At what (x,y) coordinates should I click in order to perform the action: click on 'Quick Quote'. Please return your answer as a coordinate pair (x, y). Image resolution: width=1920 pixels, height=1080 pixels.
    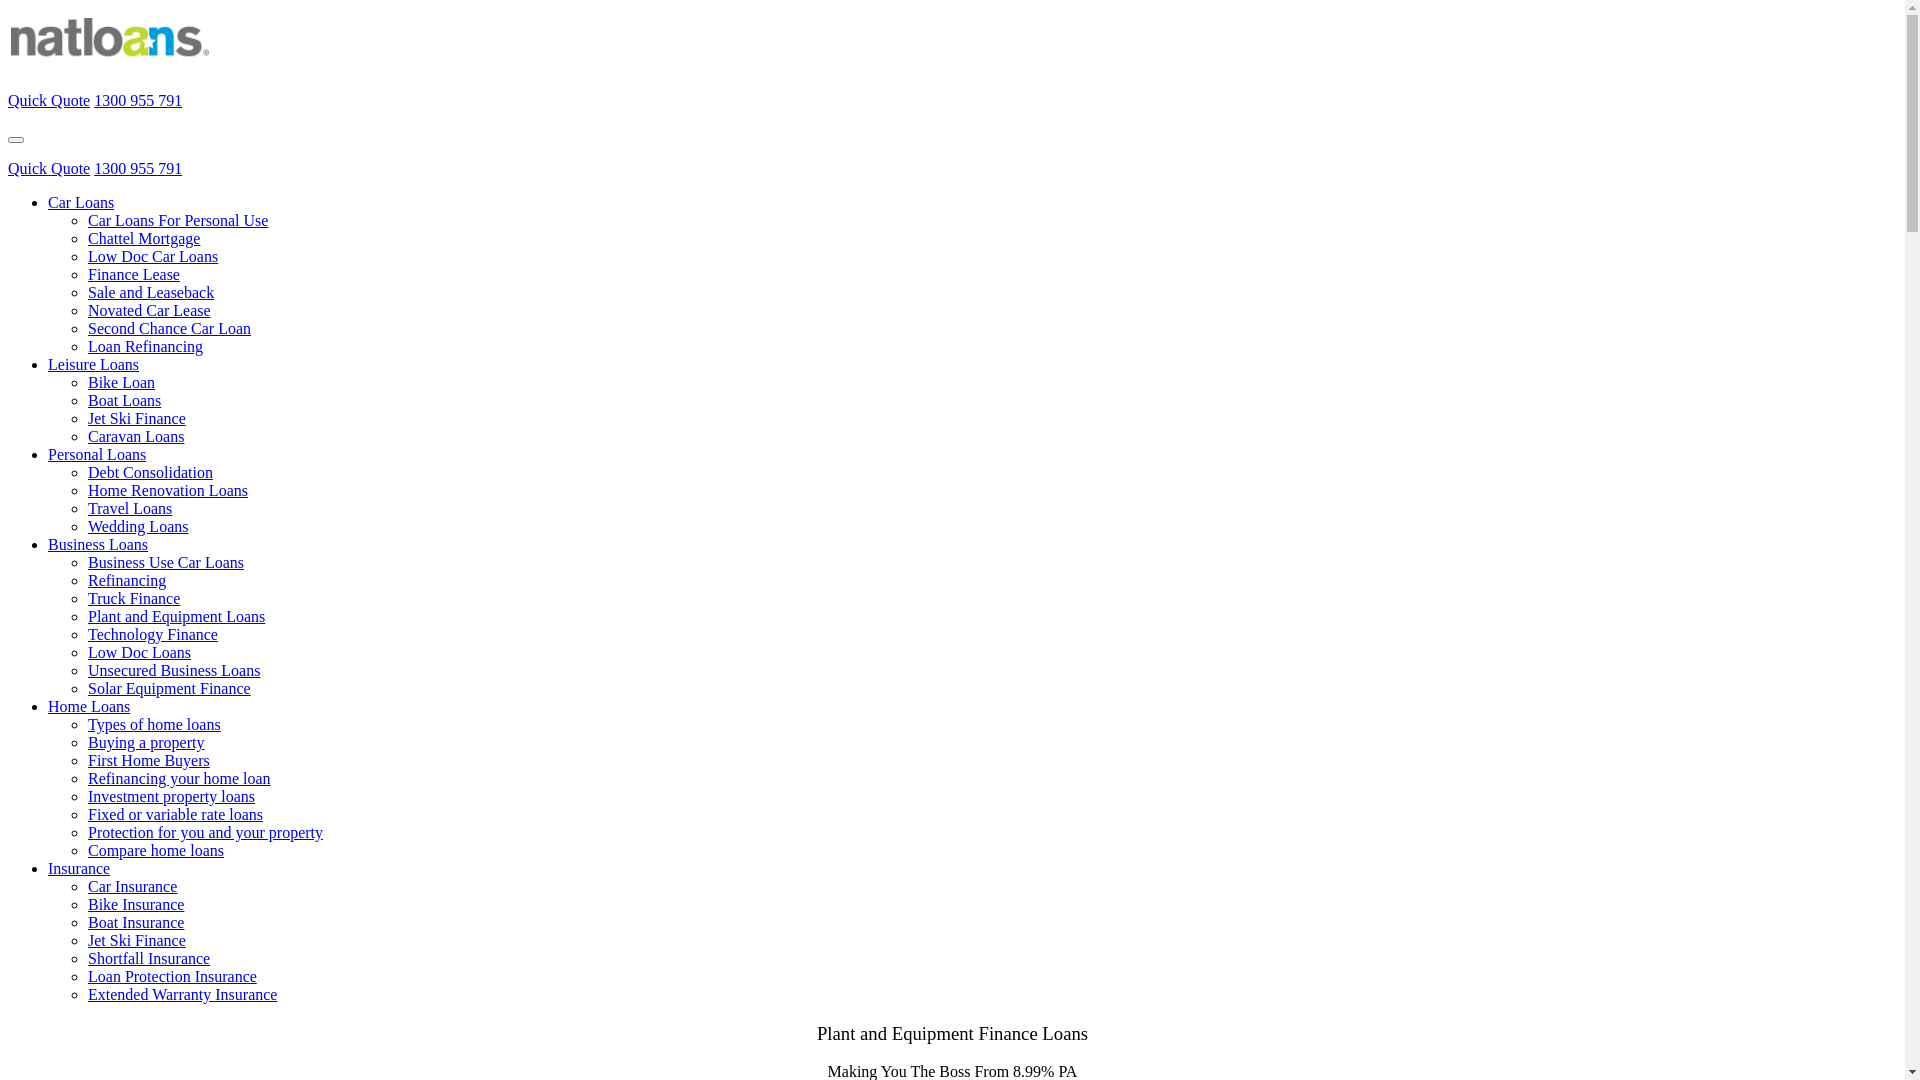
    Looking at the image, I should click on (48, 167).